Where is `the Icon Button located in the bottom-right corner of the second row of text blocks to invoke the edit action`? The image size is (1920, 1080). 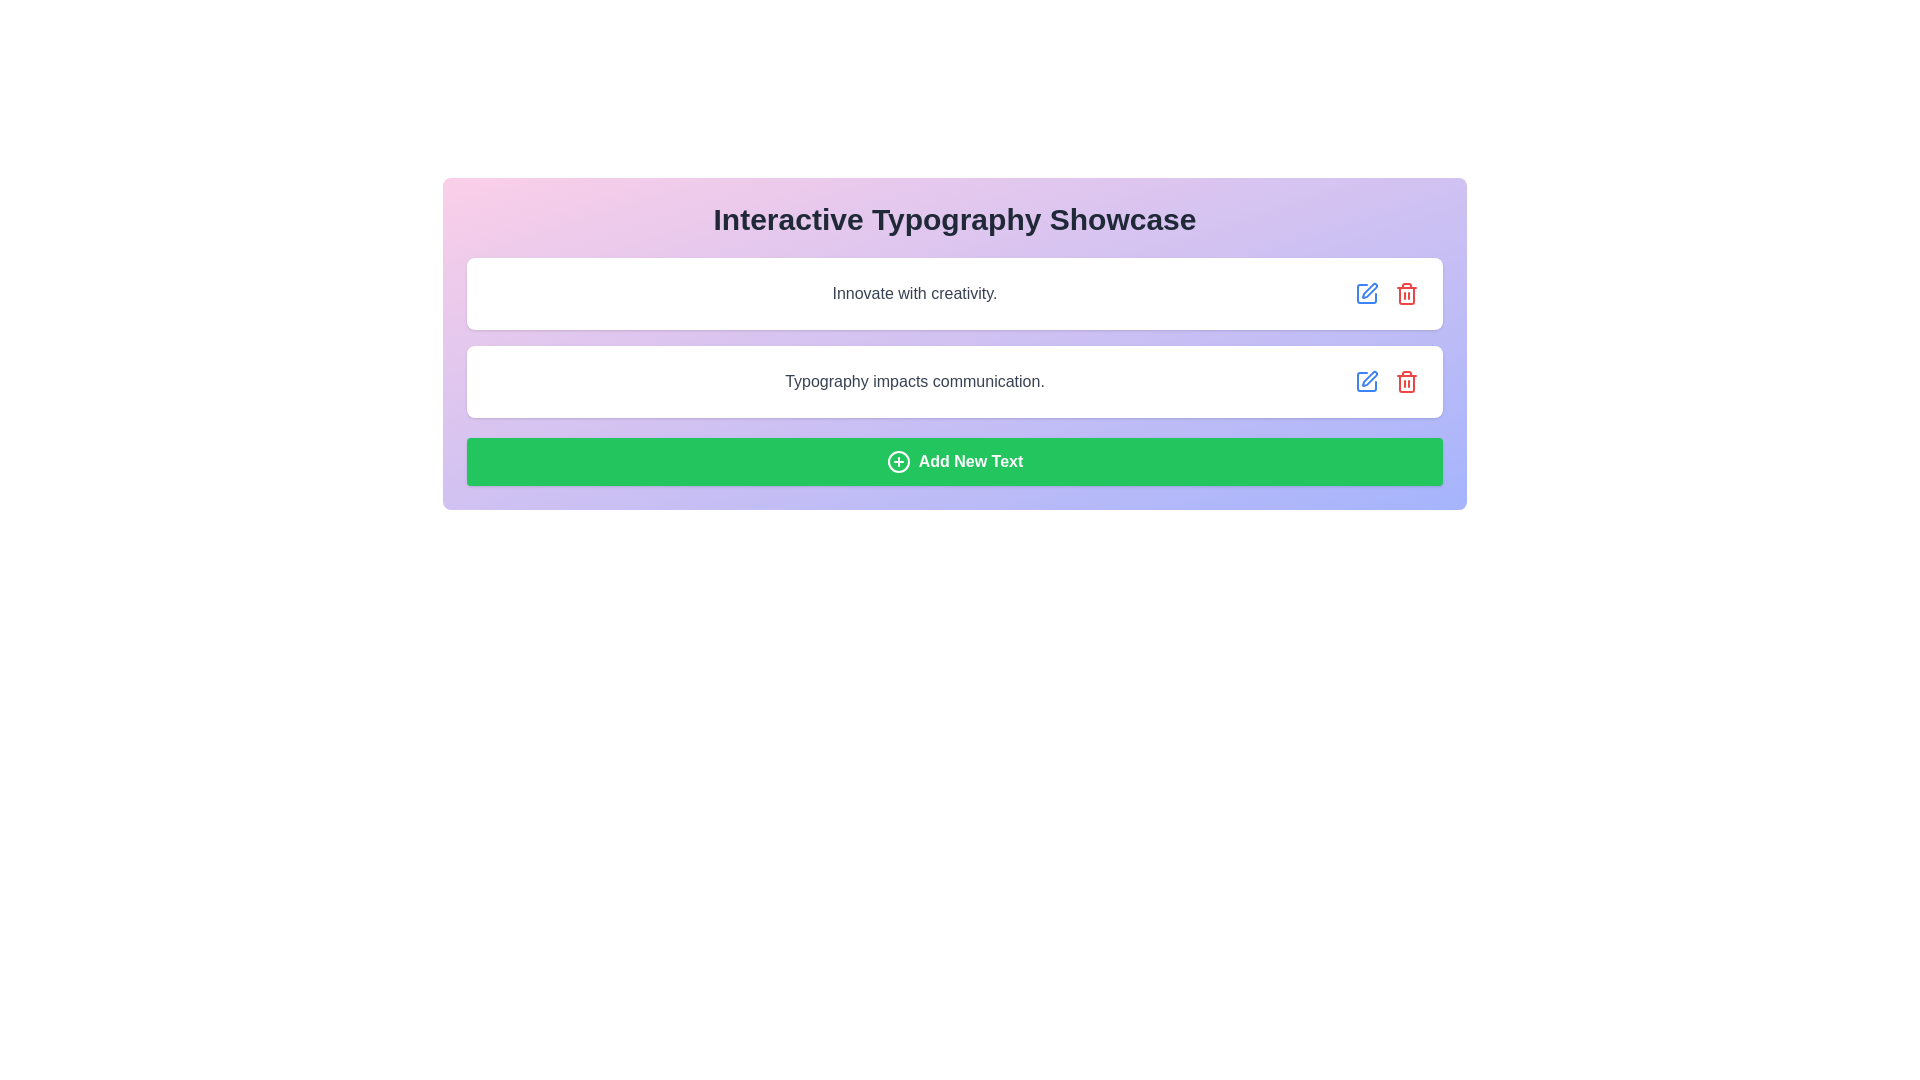
the Icon Button located in the bottom-right corner of the second row of text blocks to invoke the edit action is located at coordinates (1366, 381).